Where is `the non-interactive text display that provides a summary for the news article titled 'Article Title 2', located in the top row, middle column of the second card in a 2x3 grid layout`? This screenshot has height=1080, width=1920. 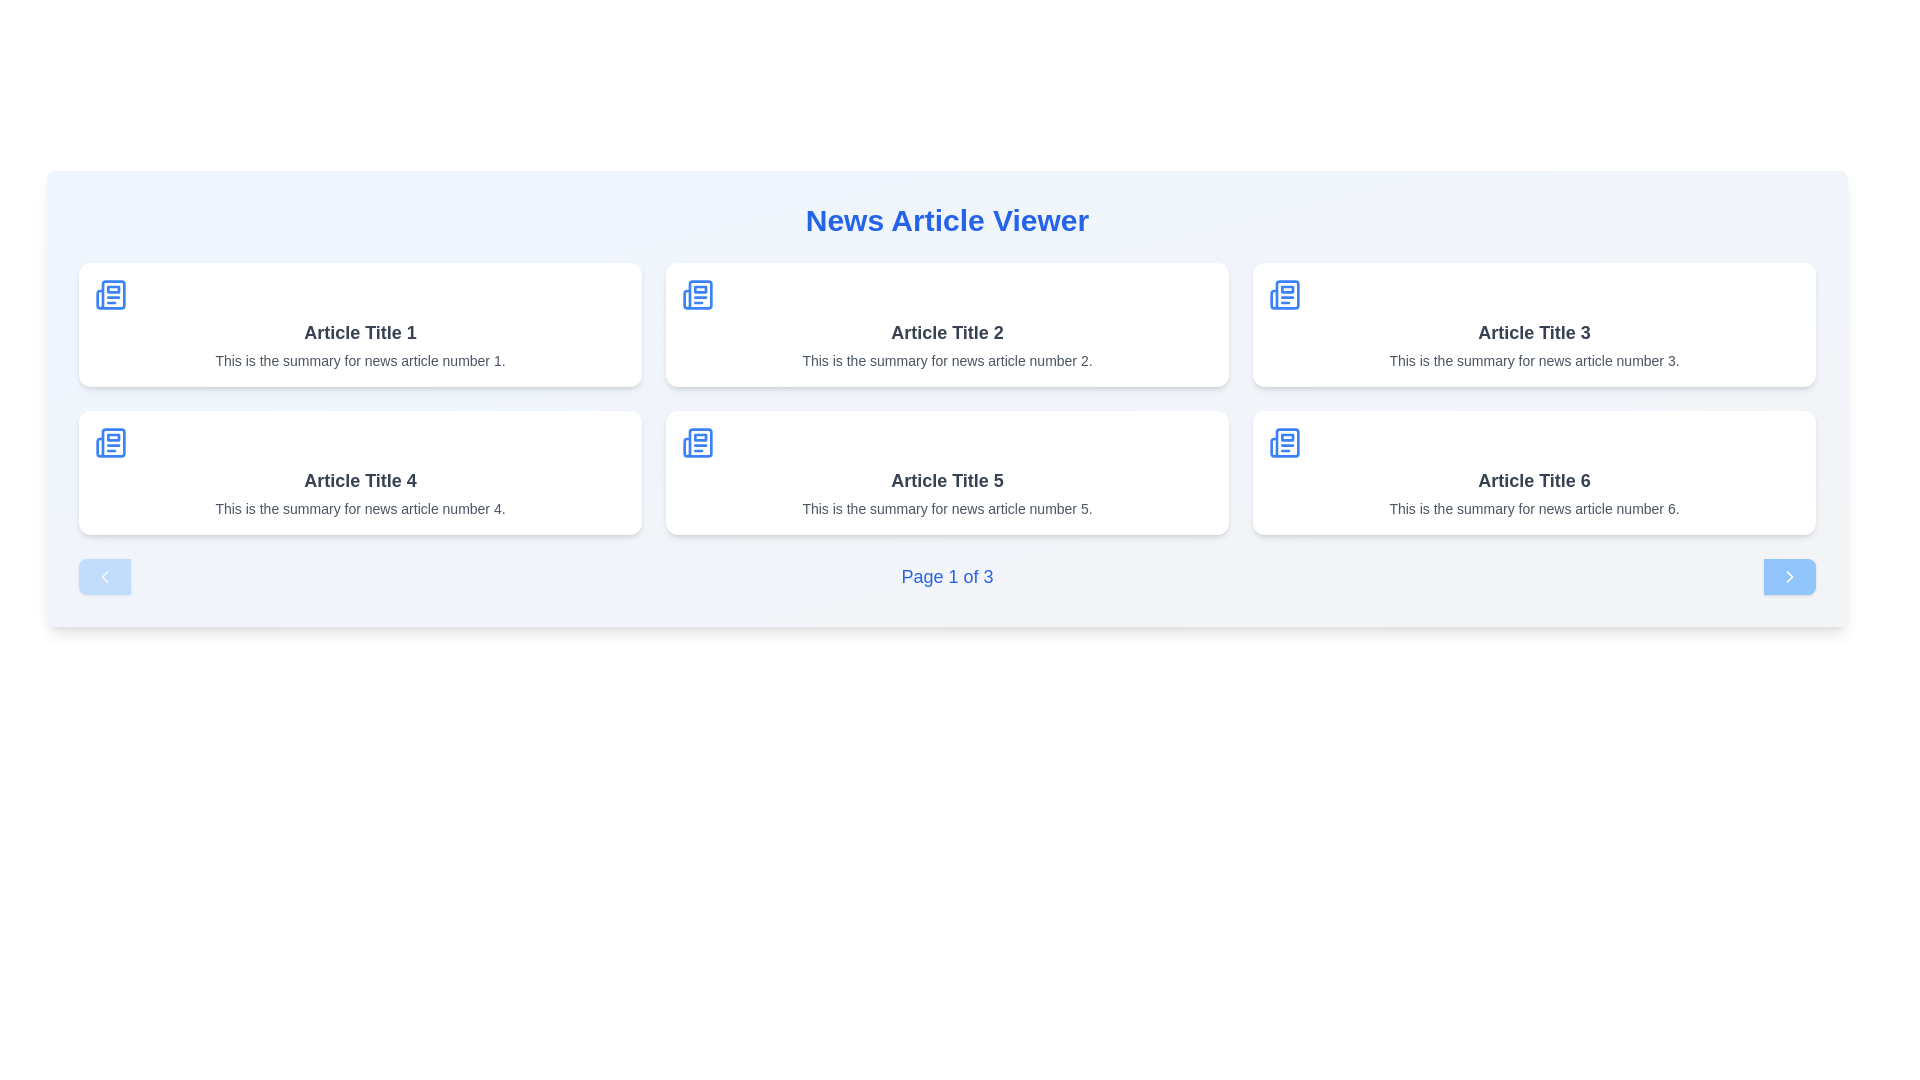 the non-interactive text display that provides a summary for the news article titled 'Article Title 2', located in the top row, middle column of the second card in a 2x3 grid layout is located at coordinates (946, 361).